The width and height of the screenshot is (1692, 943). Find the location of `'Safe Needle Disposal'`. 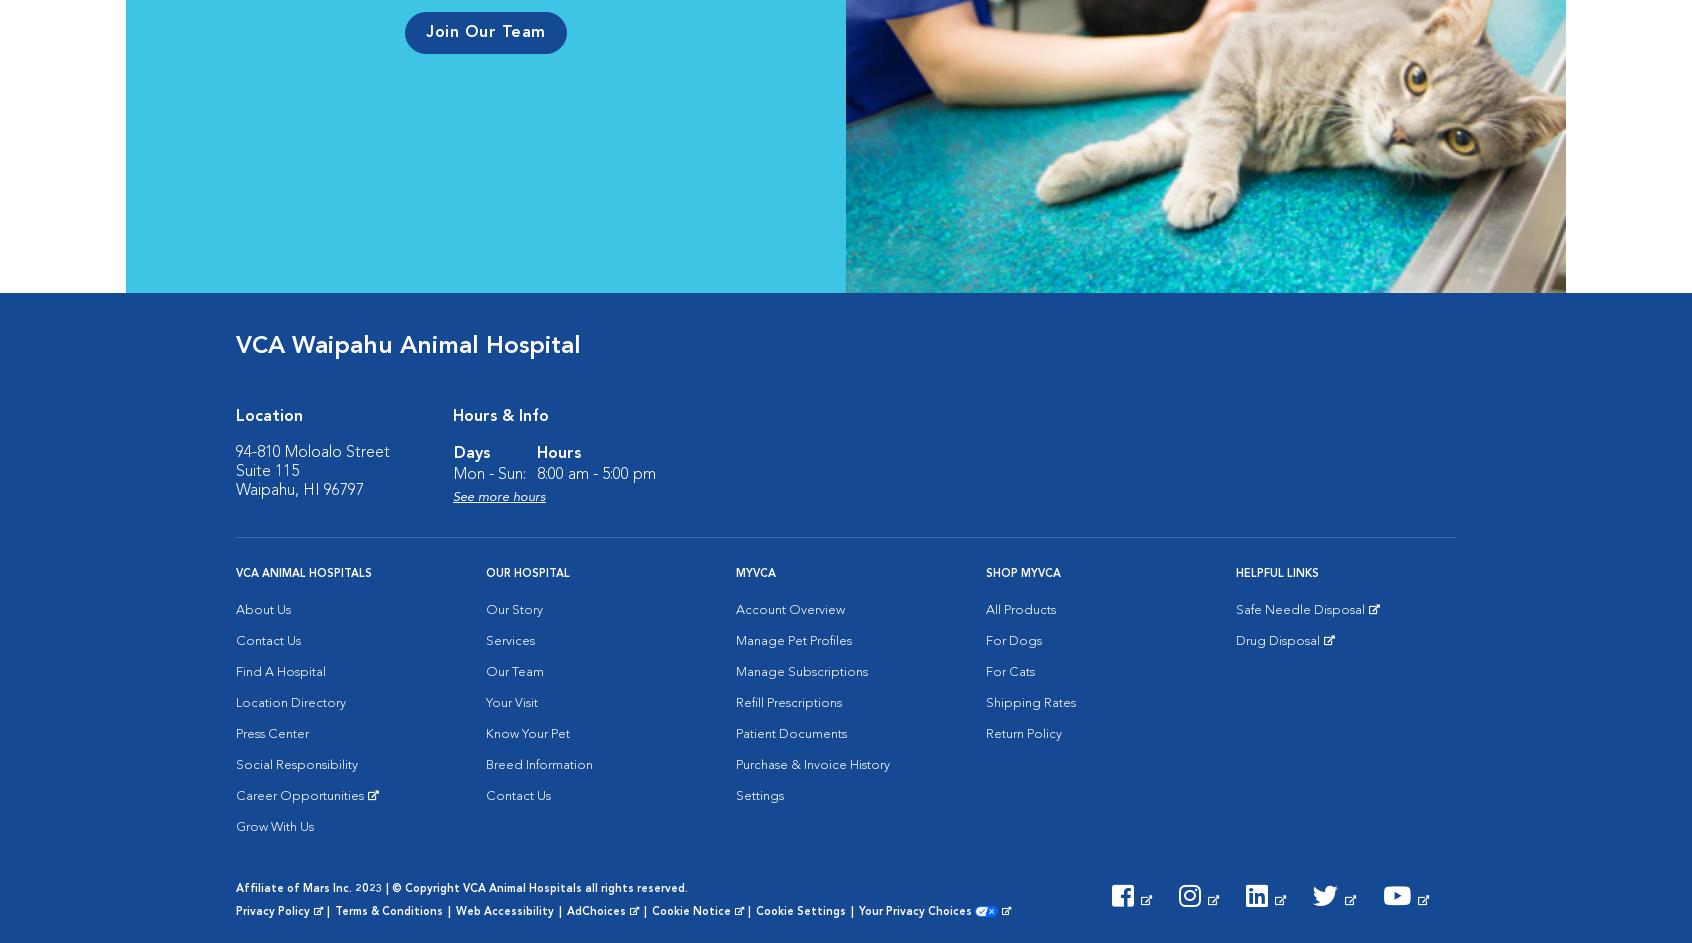

'Safe Needle Disposal' is located at coordinates (1299, 609).